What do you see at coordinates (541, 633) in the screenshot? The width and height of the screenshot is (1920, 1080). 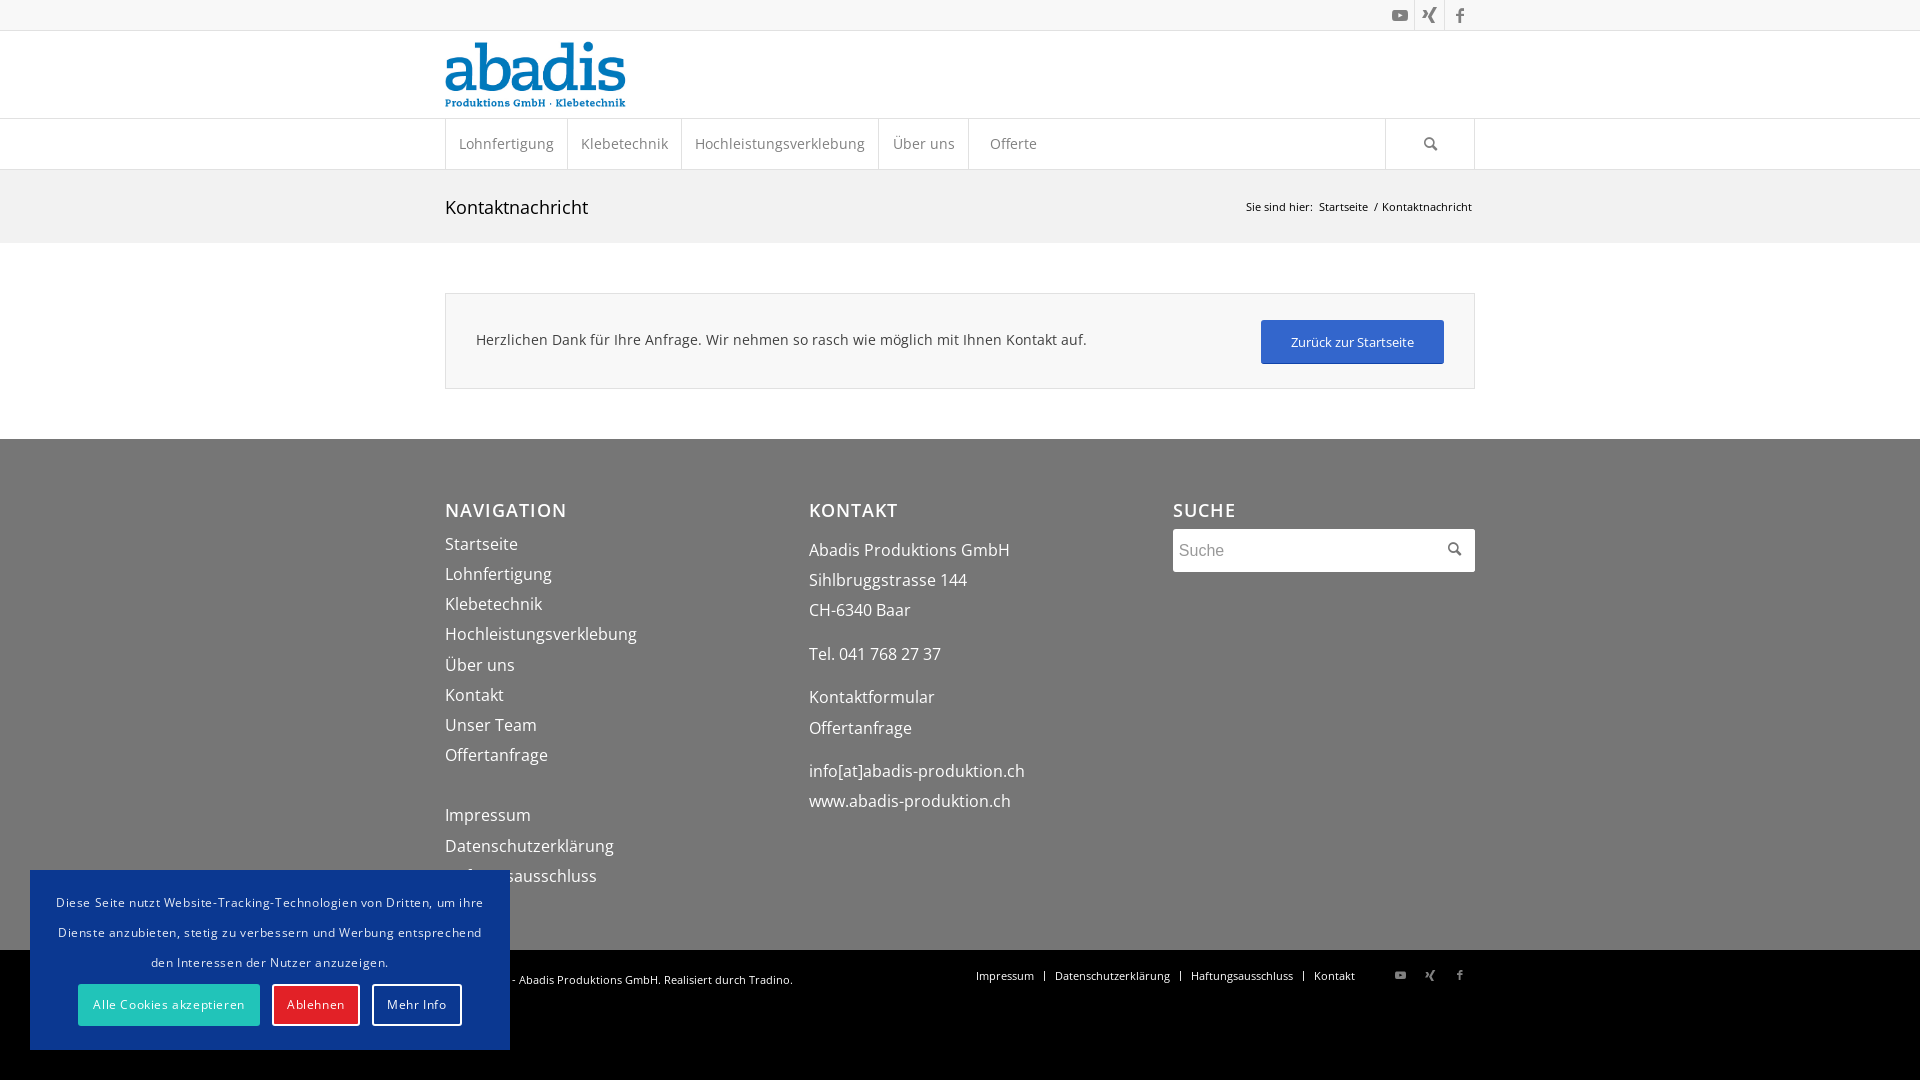 I see `'Hochleistungsverklebung'` at bounding box center [541, 633].